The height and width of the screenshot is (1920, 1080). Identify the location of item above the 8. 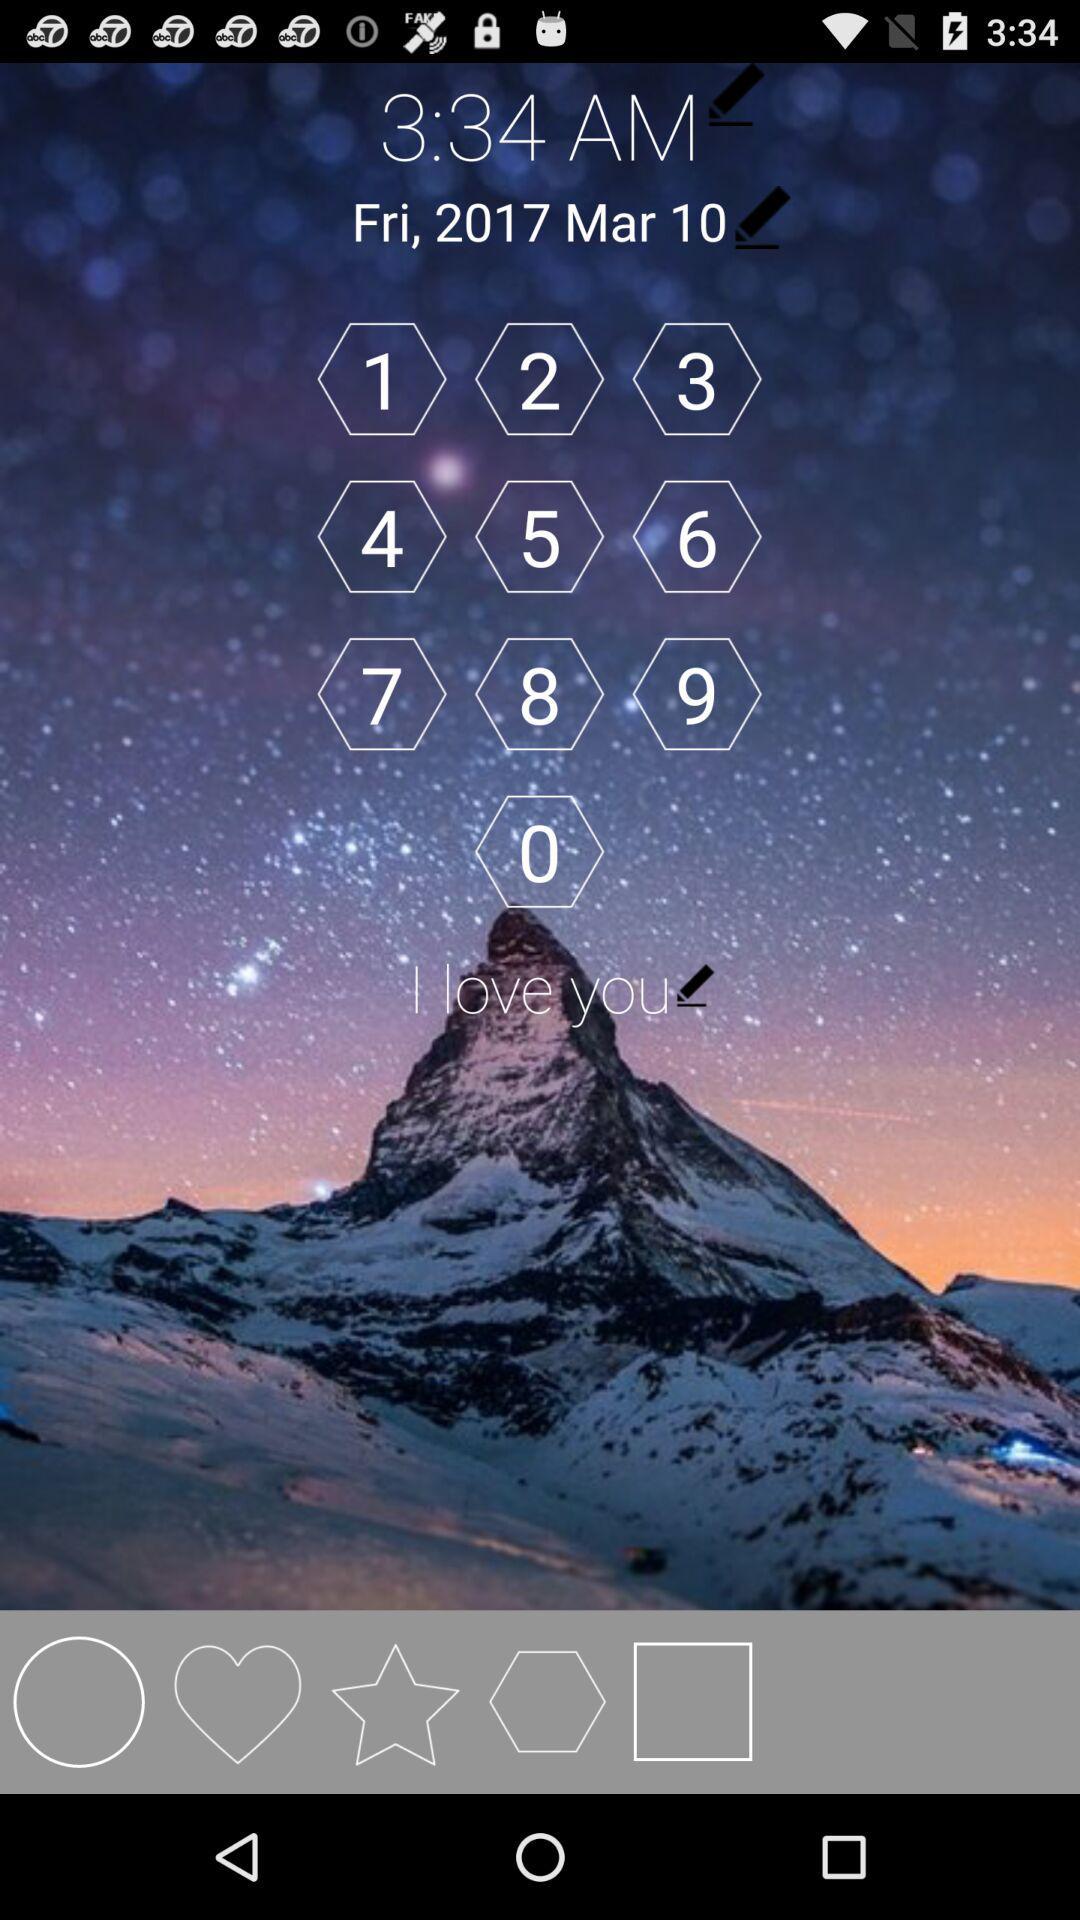
(538, 536).